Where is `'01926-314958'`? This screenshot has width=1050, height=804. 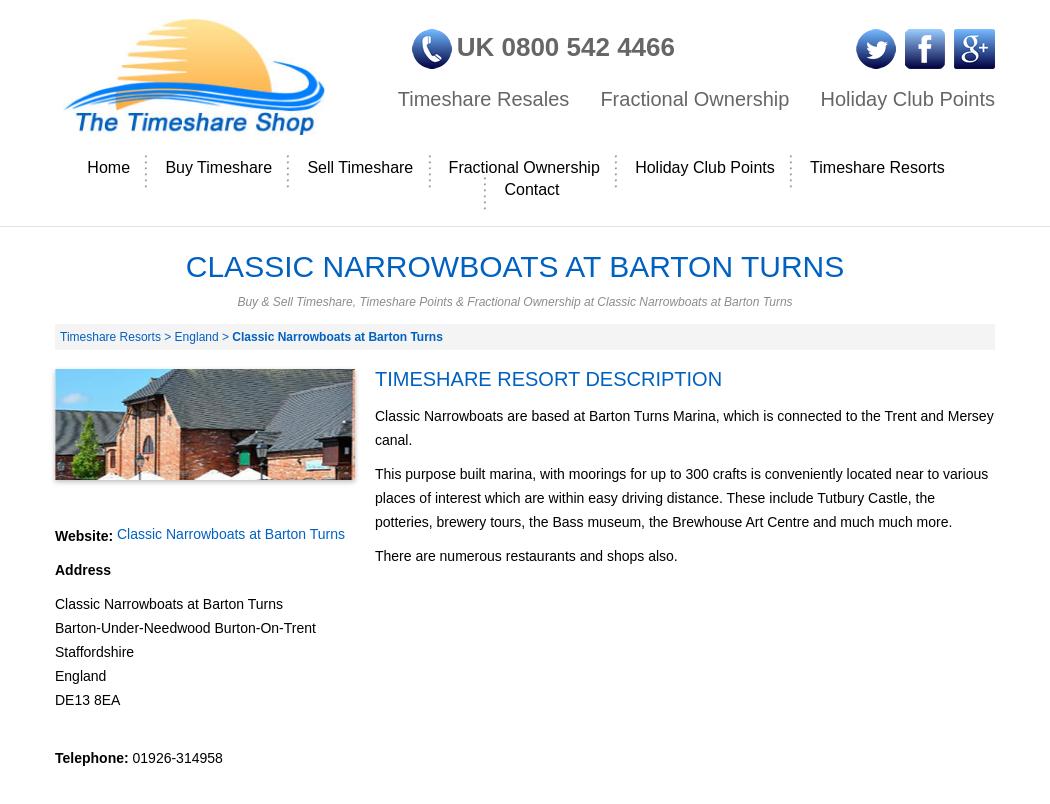 '01926-314958' is located at coordinates (177, 757).